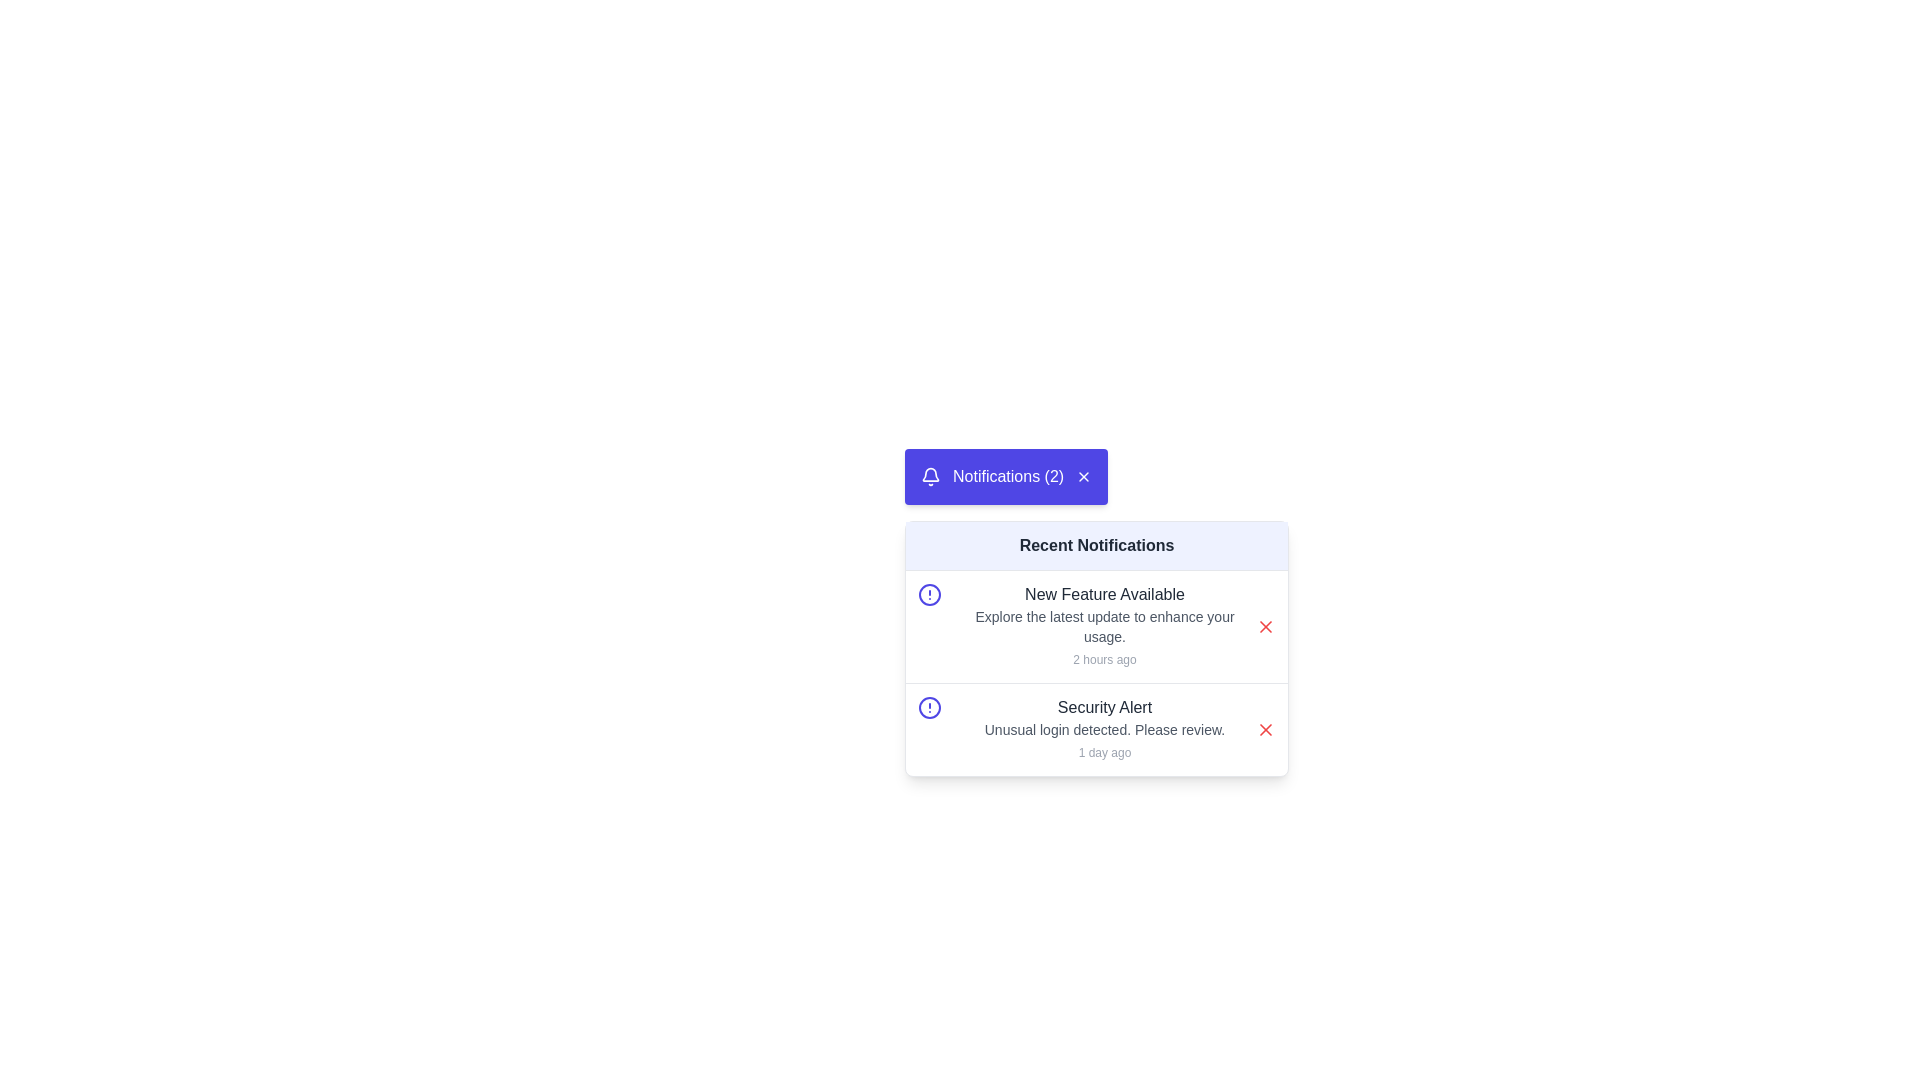 This screenshot has height=1080, width=1920. Describe the element at coordinates (1103, 626) in the screenshot. I see `notification titled 'New Feature Available' with the description 'Explore the latest update to enhance your usage.' and the timestamp '2 hours ago' in the notification list` at that location.